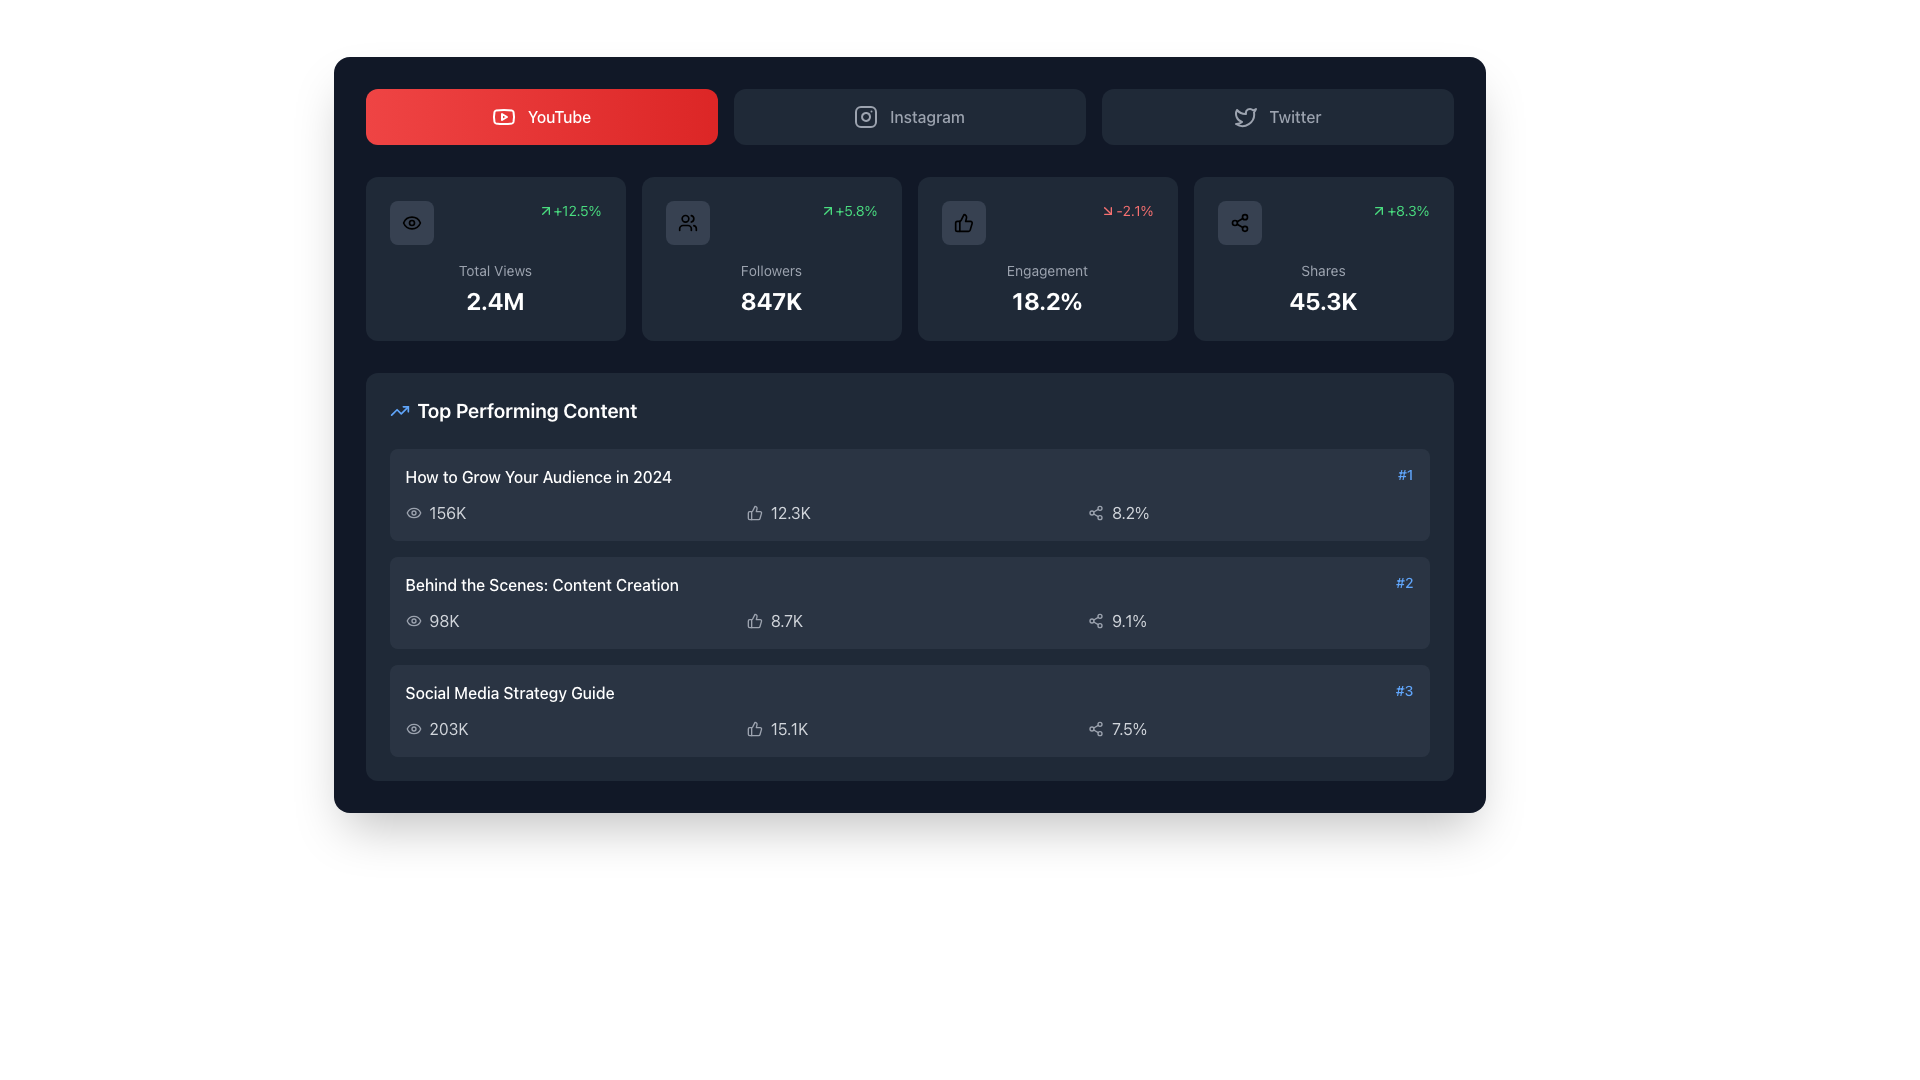 The height and width of the screenshot is (1080, 1920). What do you see at coordinates (495, 300) in the screenshot?
I see `quantitative statistic displayed in the Text Display element representing the total views count, which is located centrally within a card component in the top-left section of the interface` at bounding box center [495, 300].